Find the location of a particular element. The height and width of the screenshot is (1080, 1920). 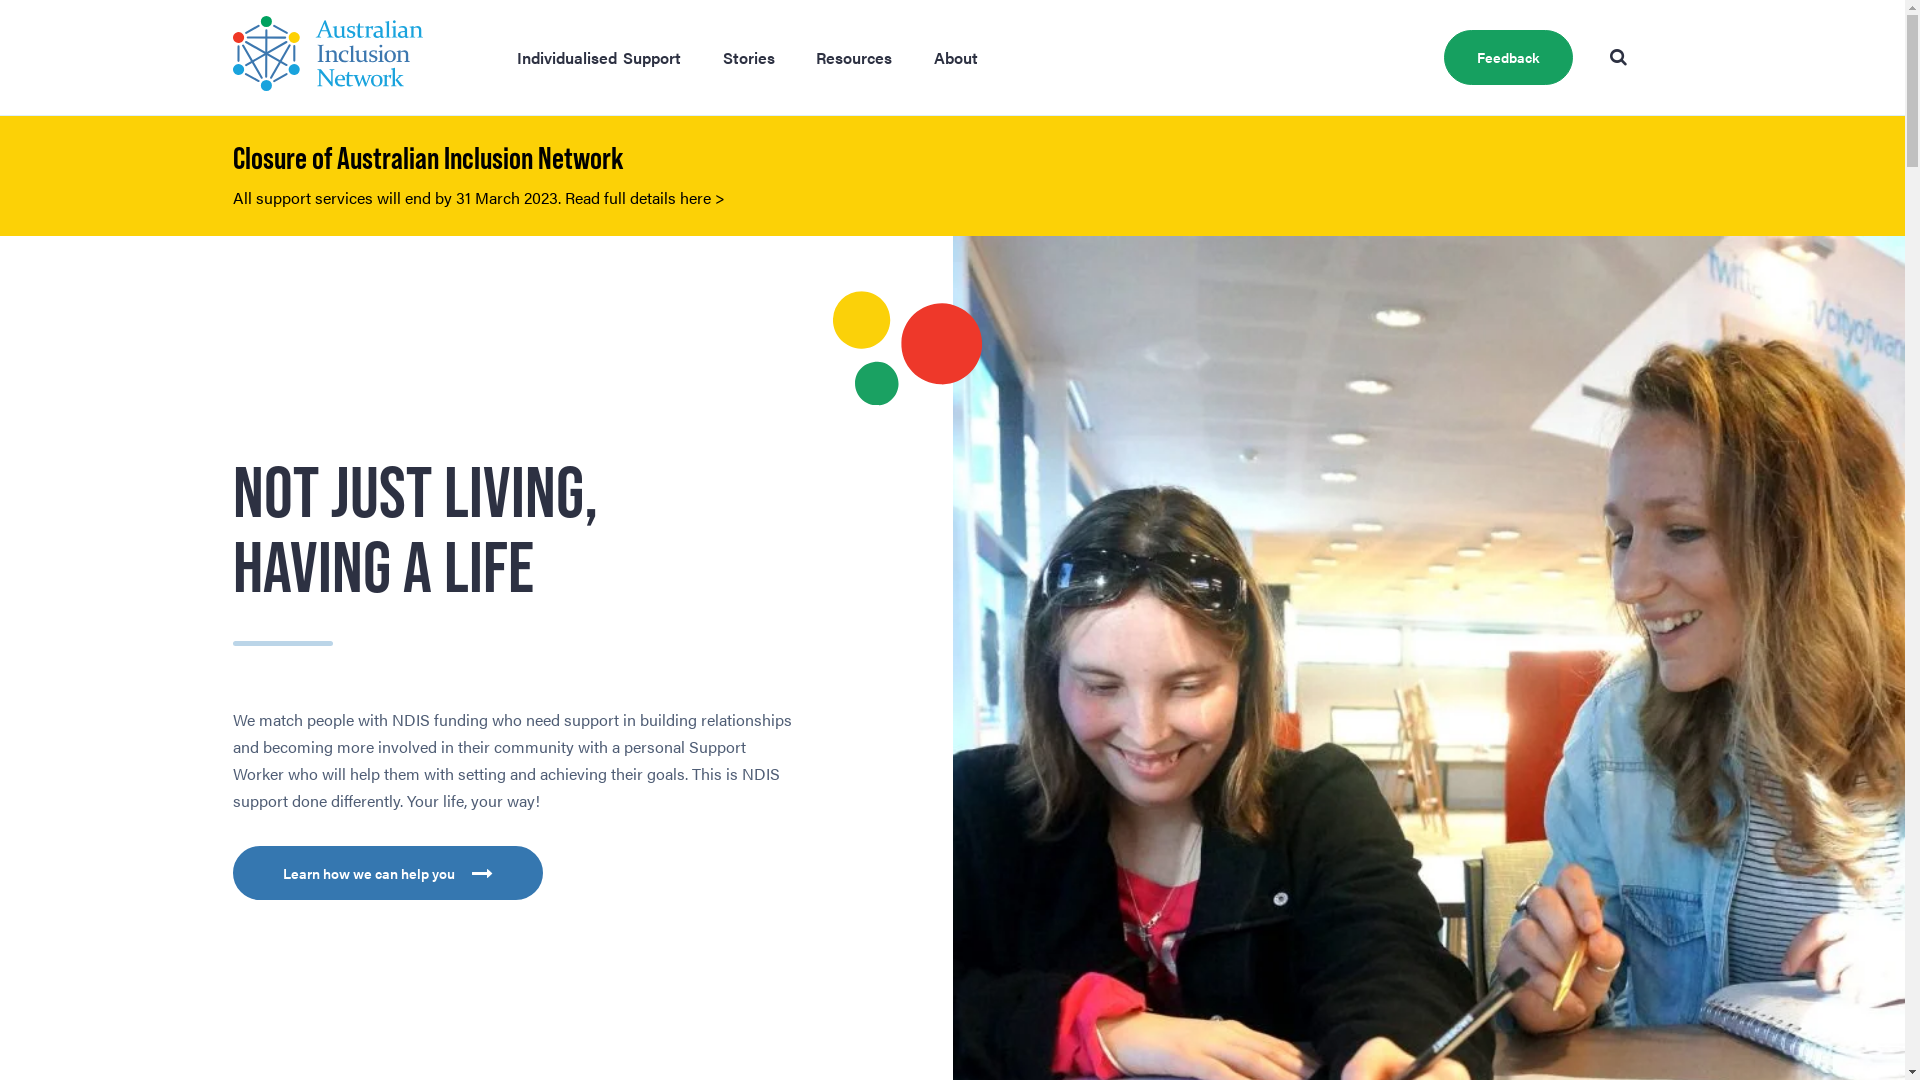

'About' is located at coordinates (954, 56).